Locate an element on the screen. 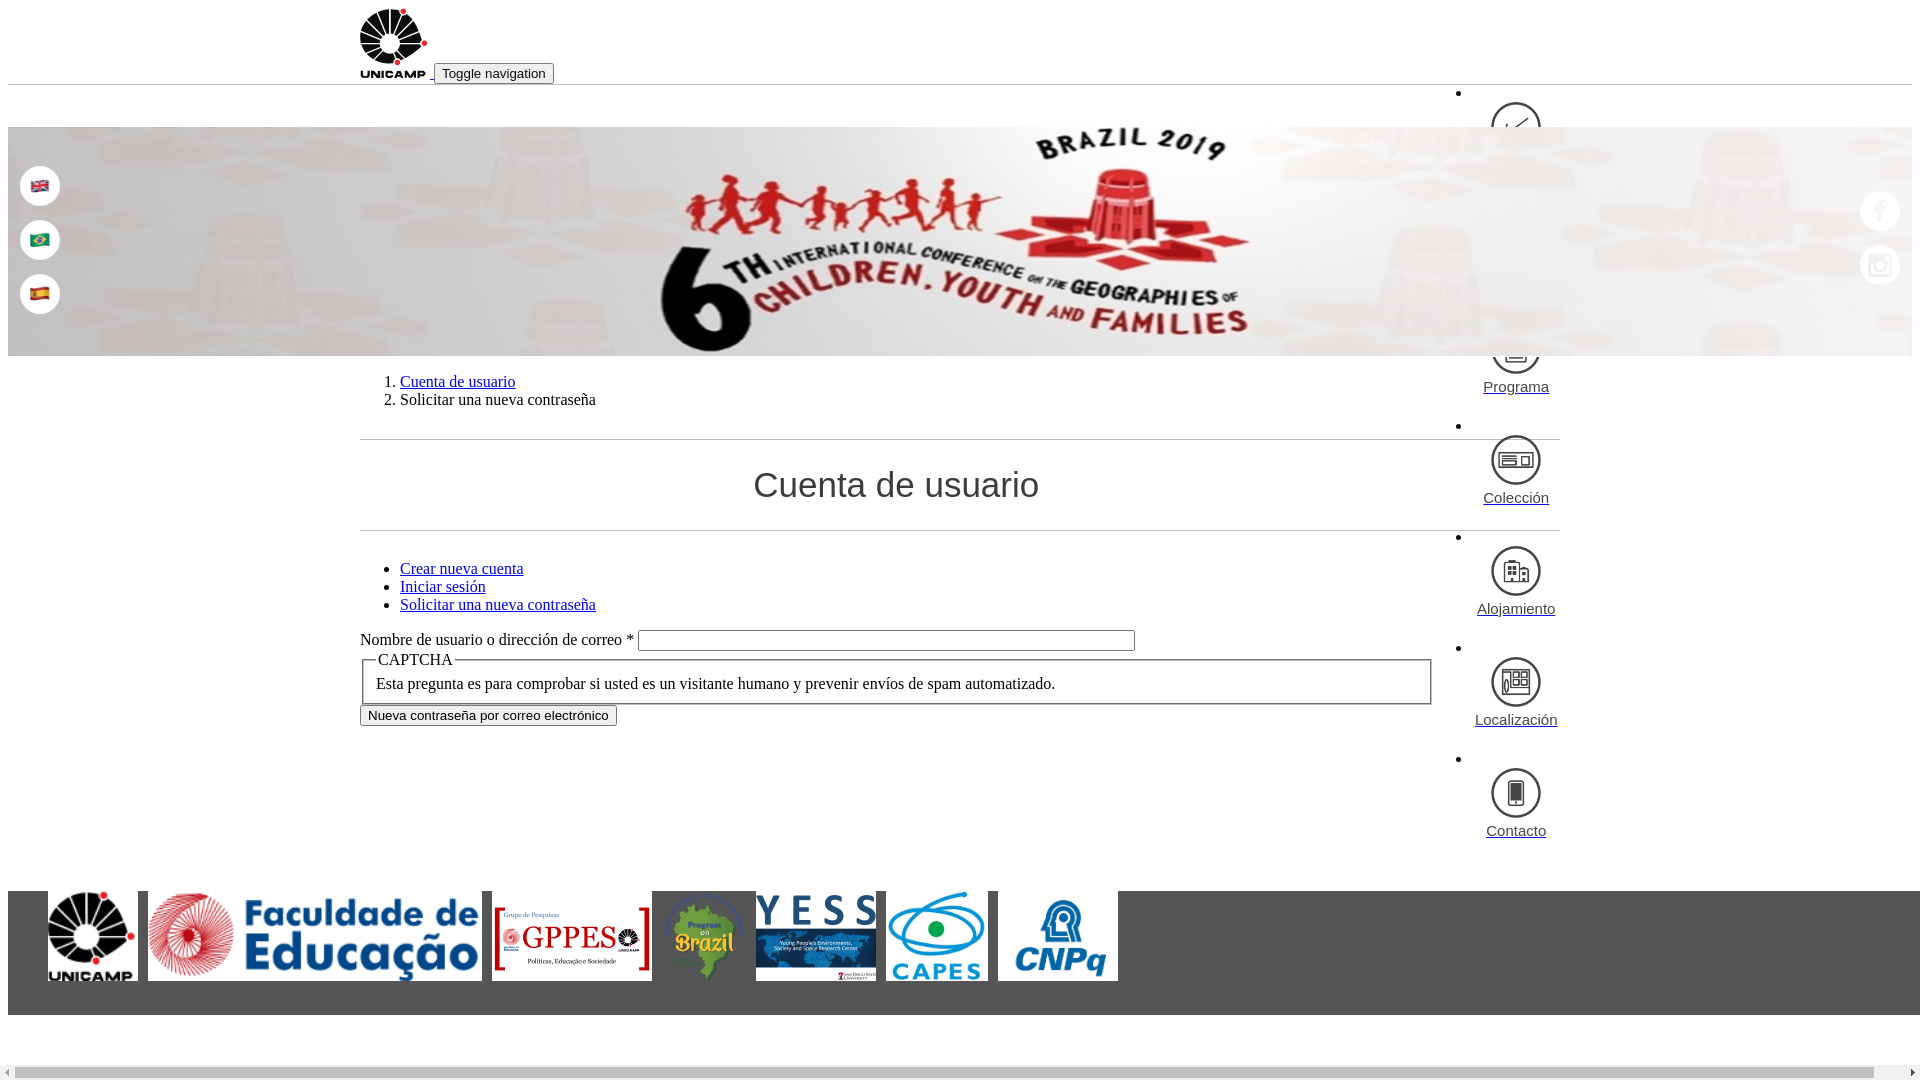  'Toggle navigation' is located at coordinates (494, 72).